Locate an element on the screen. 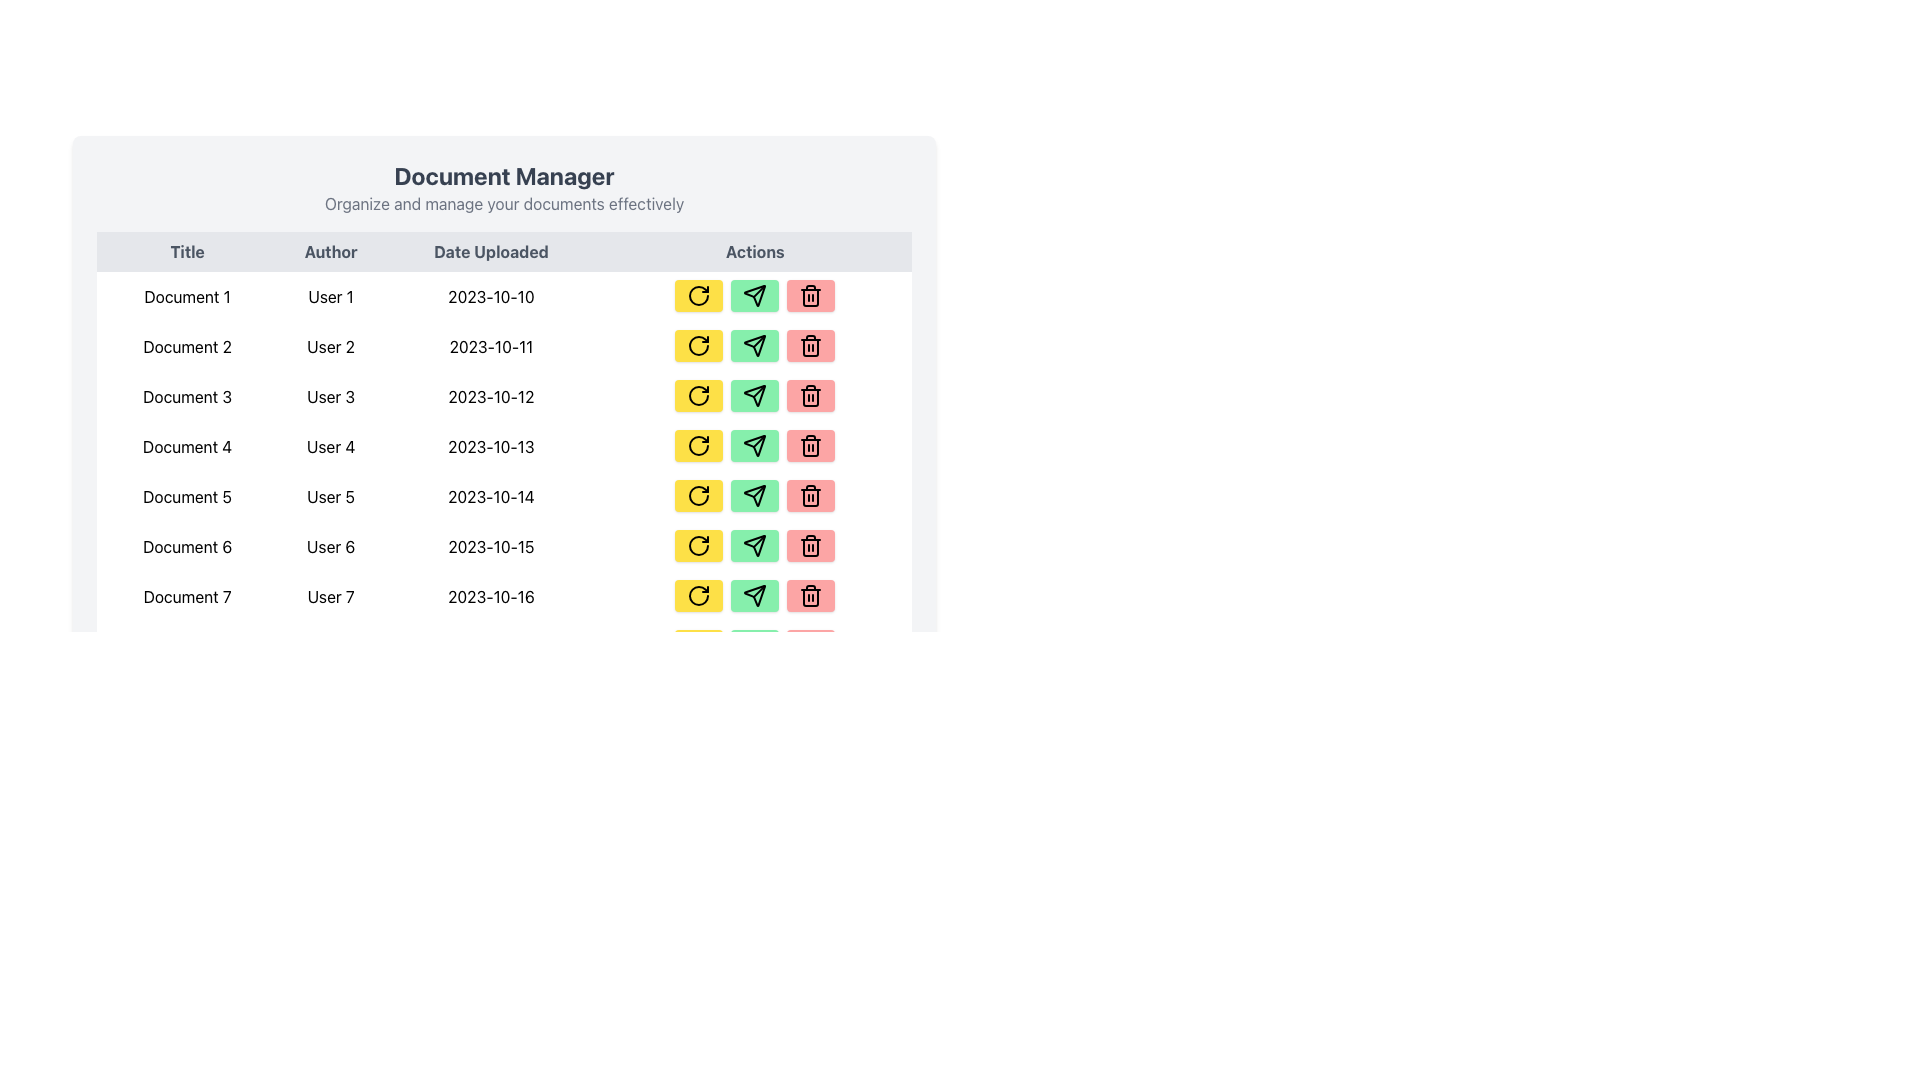 The width and height of the screenshot is (1920, 1080). the arrow-shaped icon in the 'Actions' column corresponding to 'Document 7' is located at coordinates (754, 595).